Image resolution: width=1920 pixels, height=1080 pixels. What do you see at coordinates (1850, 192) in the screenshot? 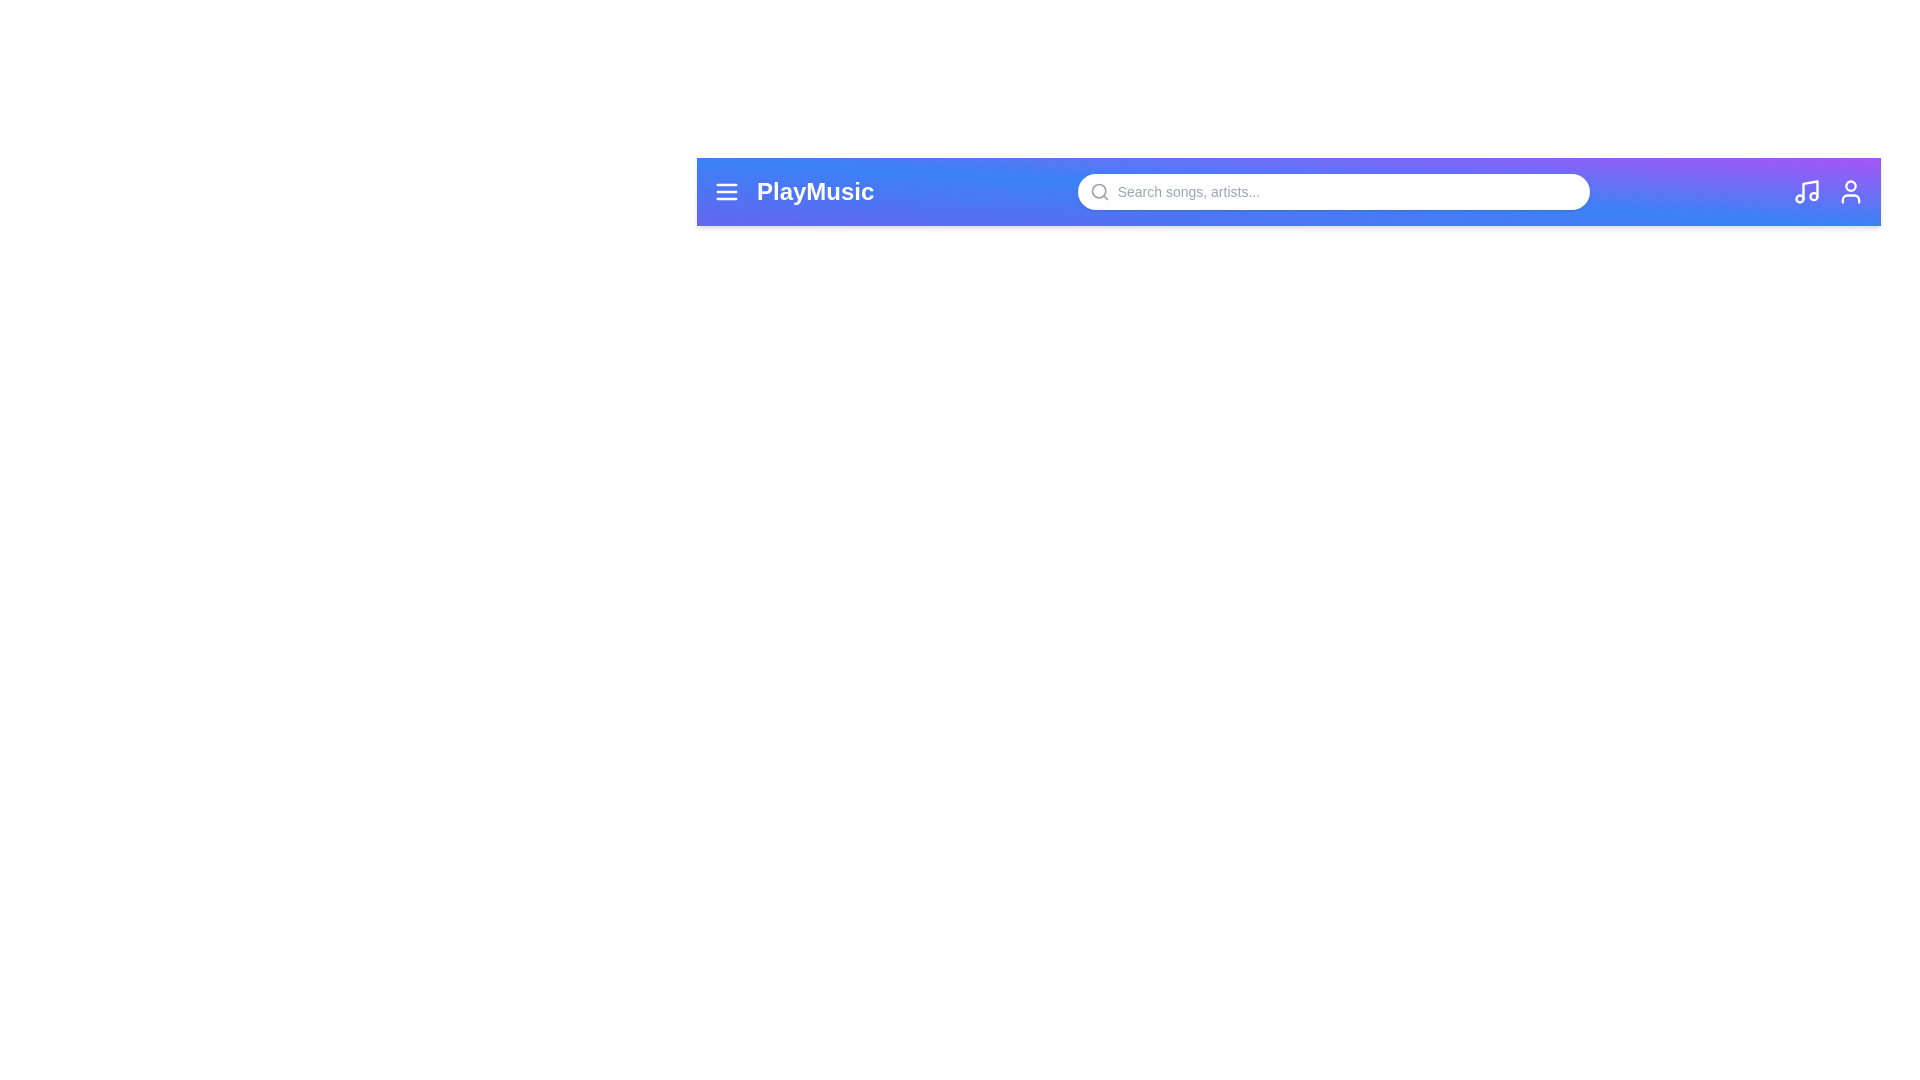
I see `the user icon to access user-related options` at bounding box center [1850, 192].